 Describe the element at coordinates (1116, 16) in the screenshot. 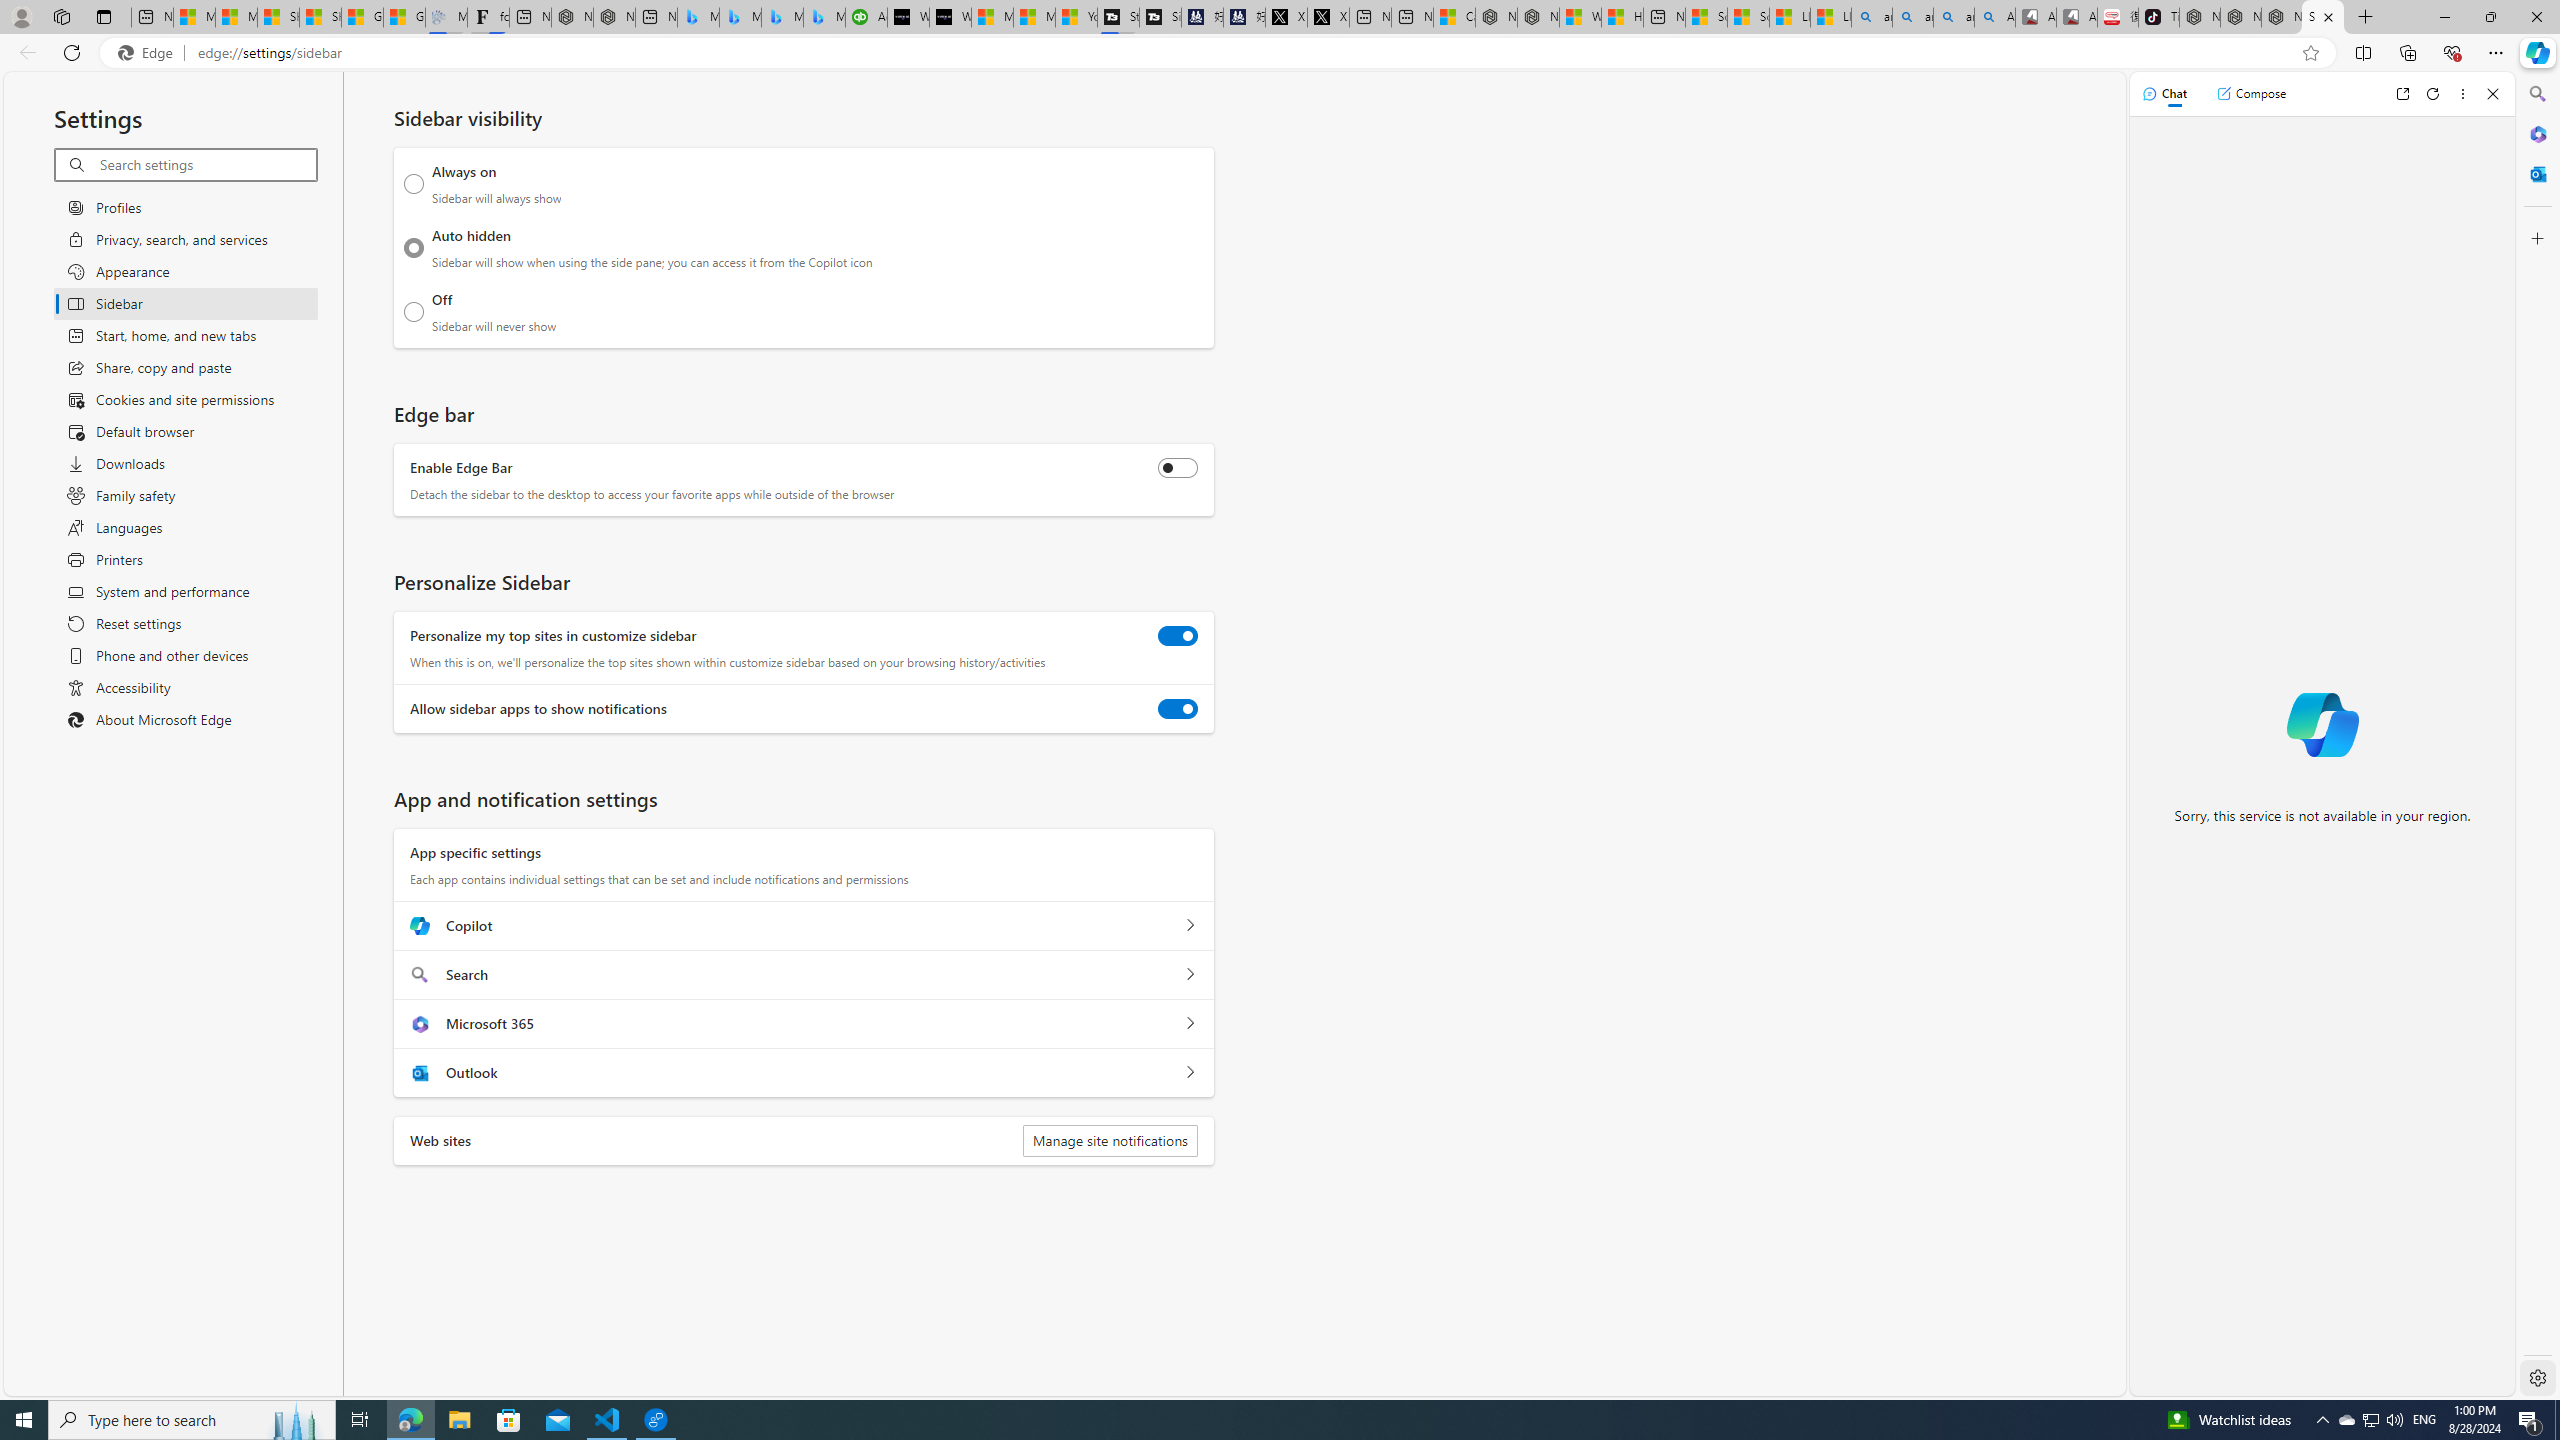

I see `'Streaming Coverage | T3'` at that location.